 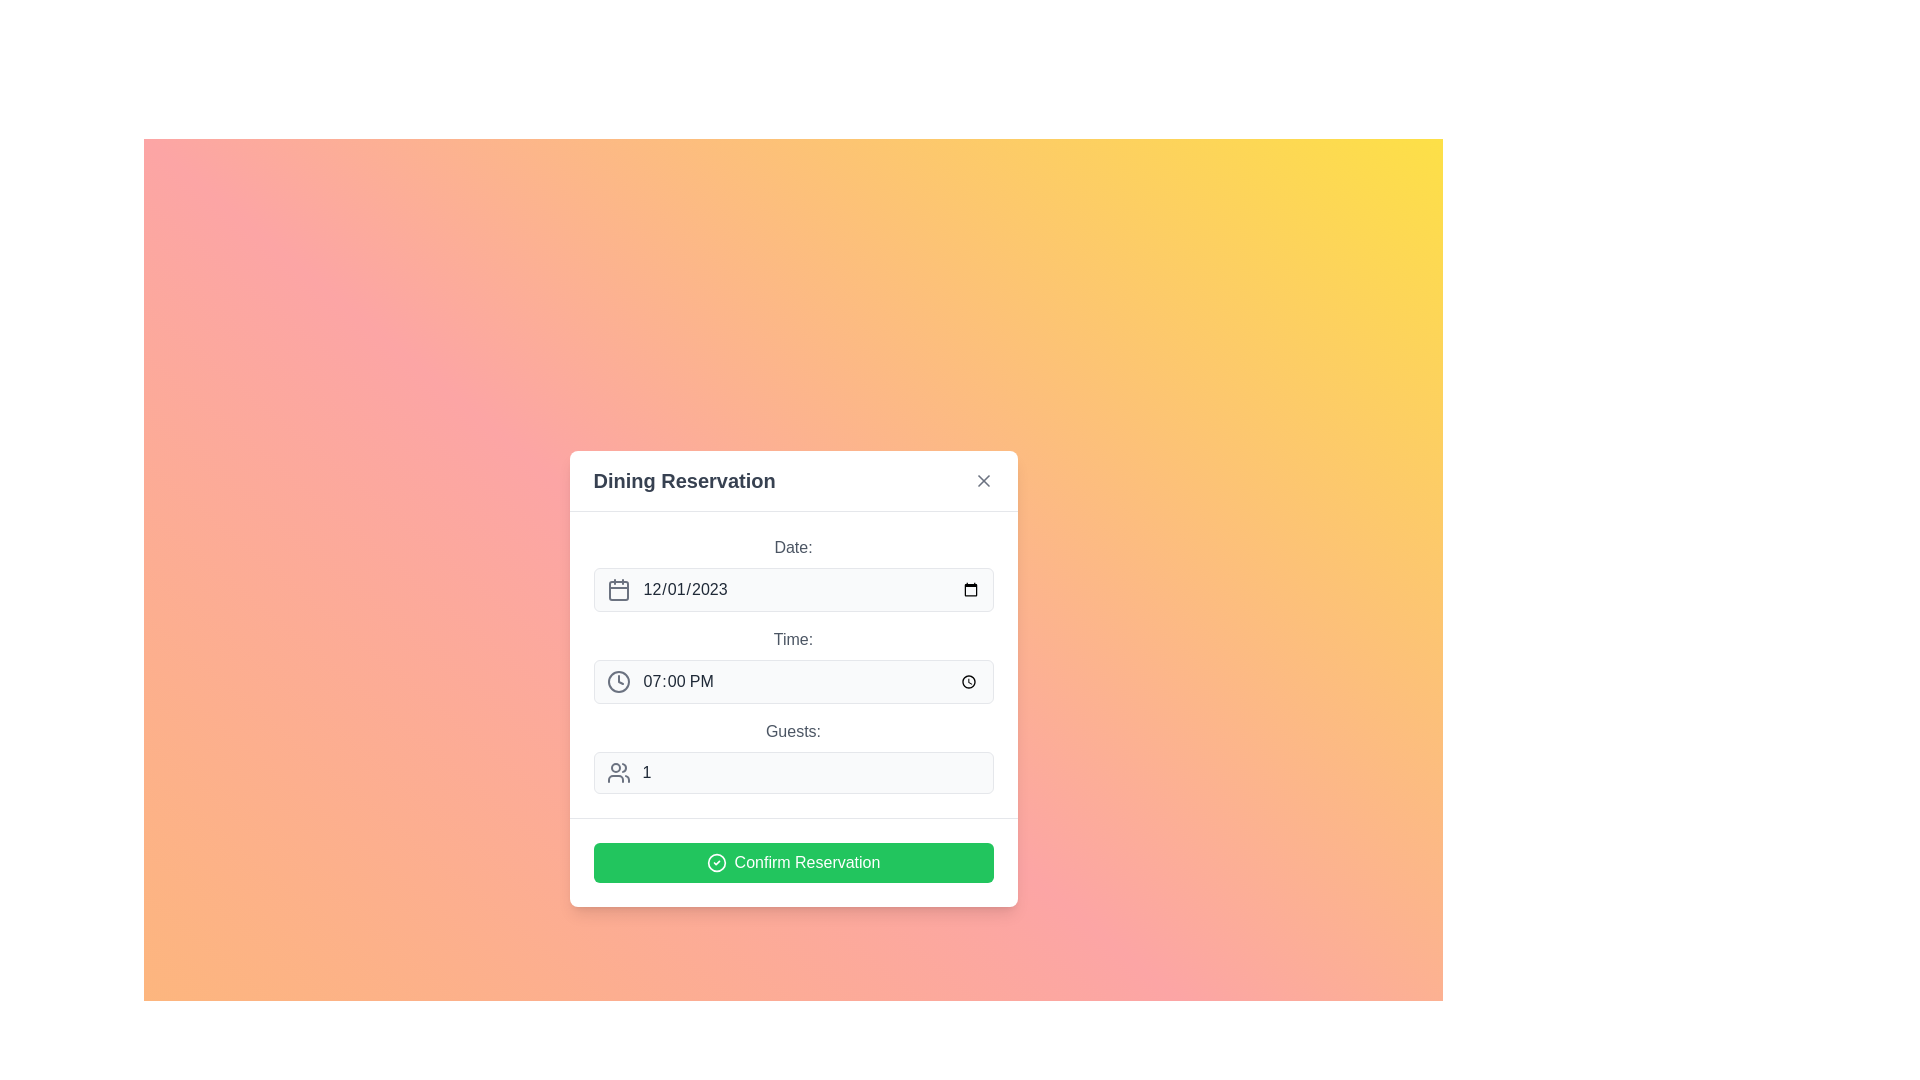 I want to click on the close button, which is a small gray 'X' icon located in the top-right corner of the 'Dining Reservation' modal, so click(x=983, y=481).